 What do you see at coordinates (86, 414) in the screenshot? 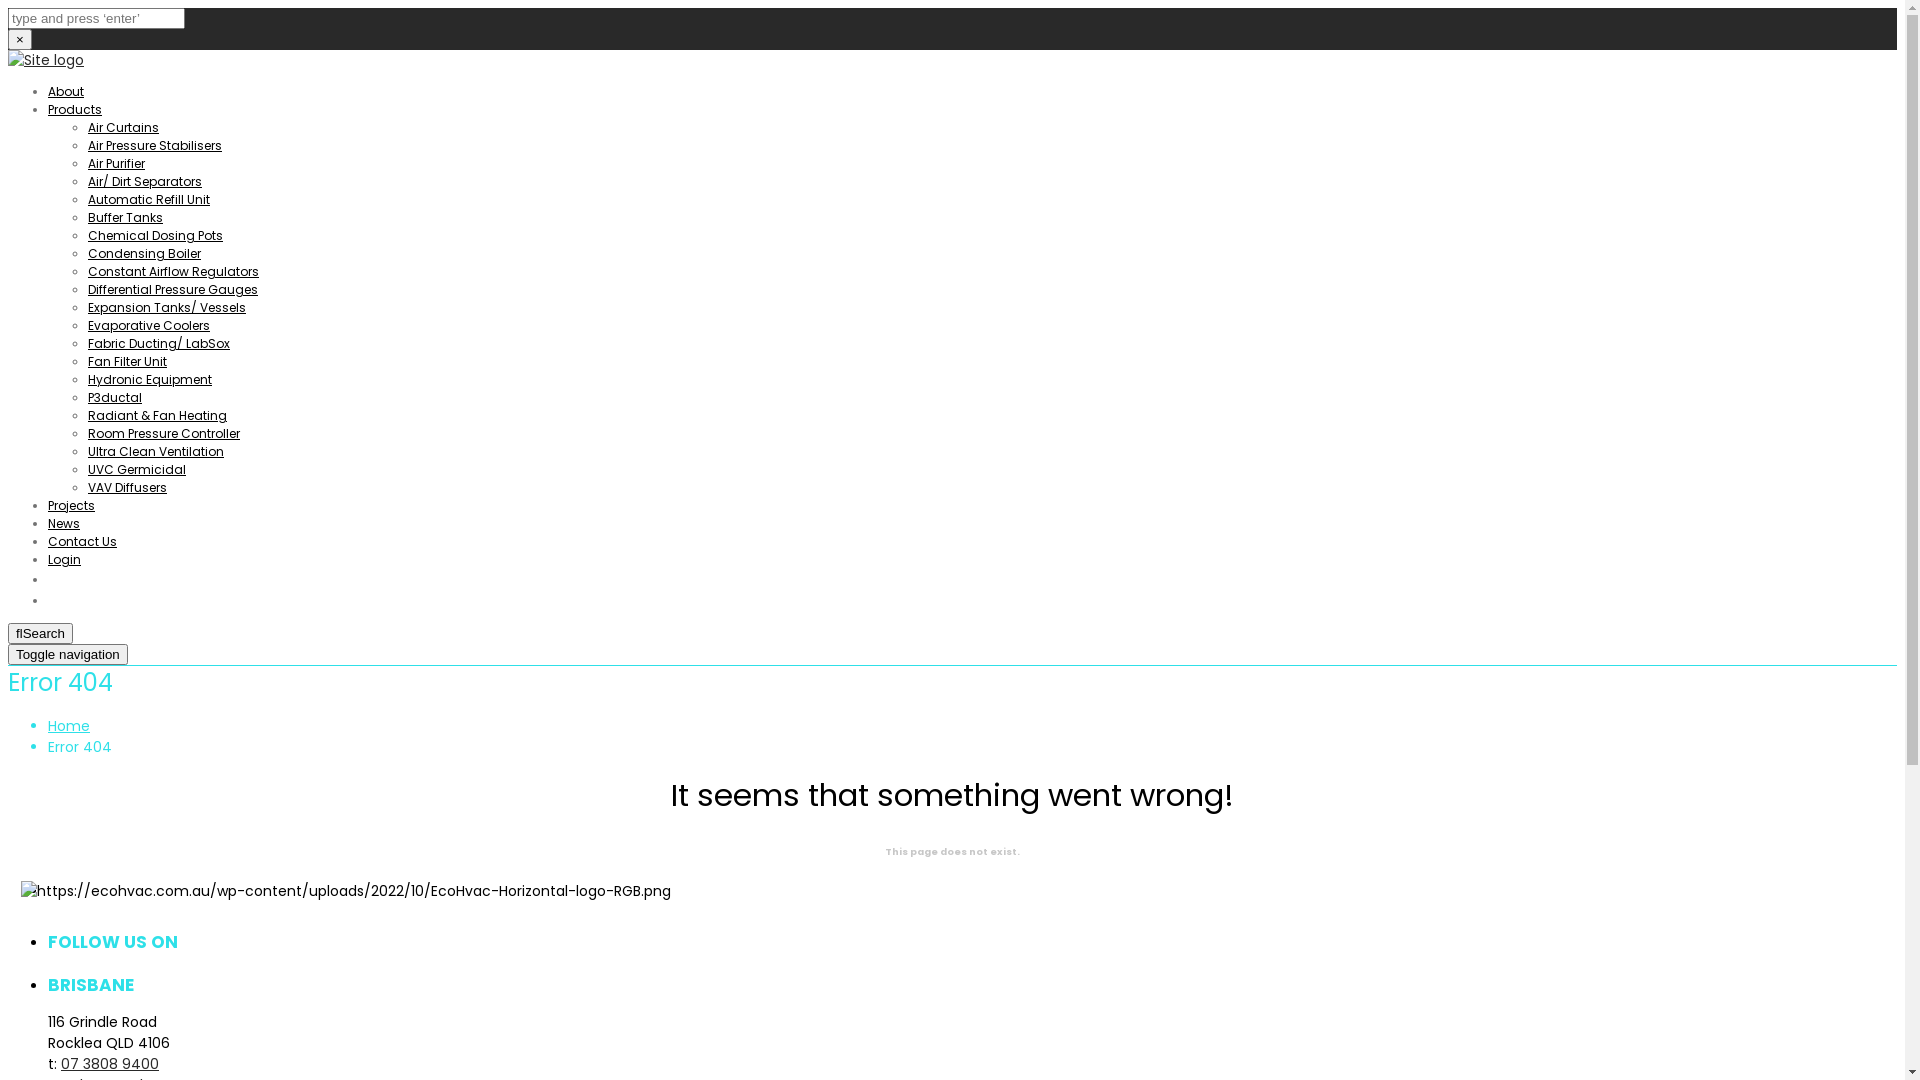
I see `'Radiant & Fan Heating'` at bounding box center [86, 414].